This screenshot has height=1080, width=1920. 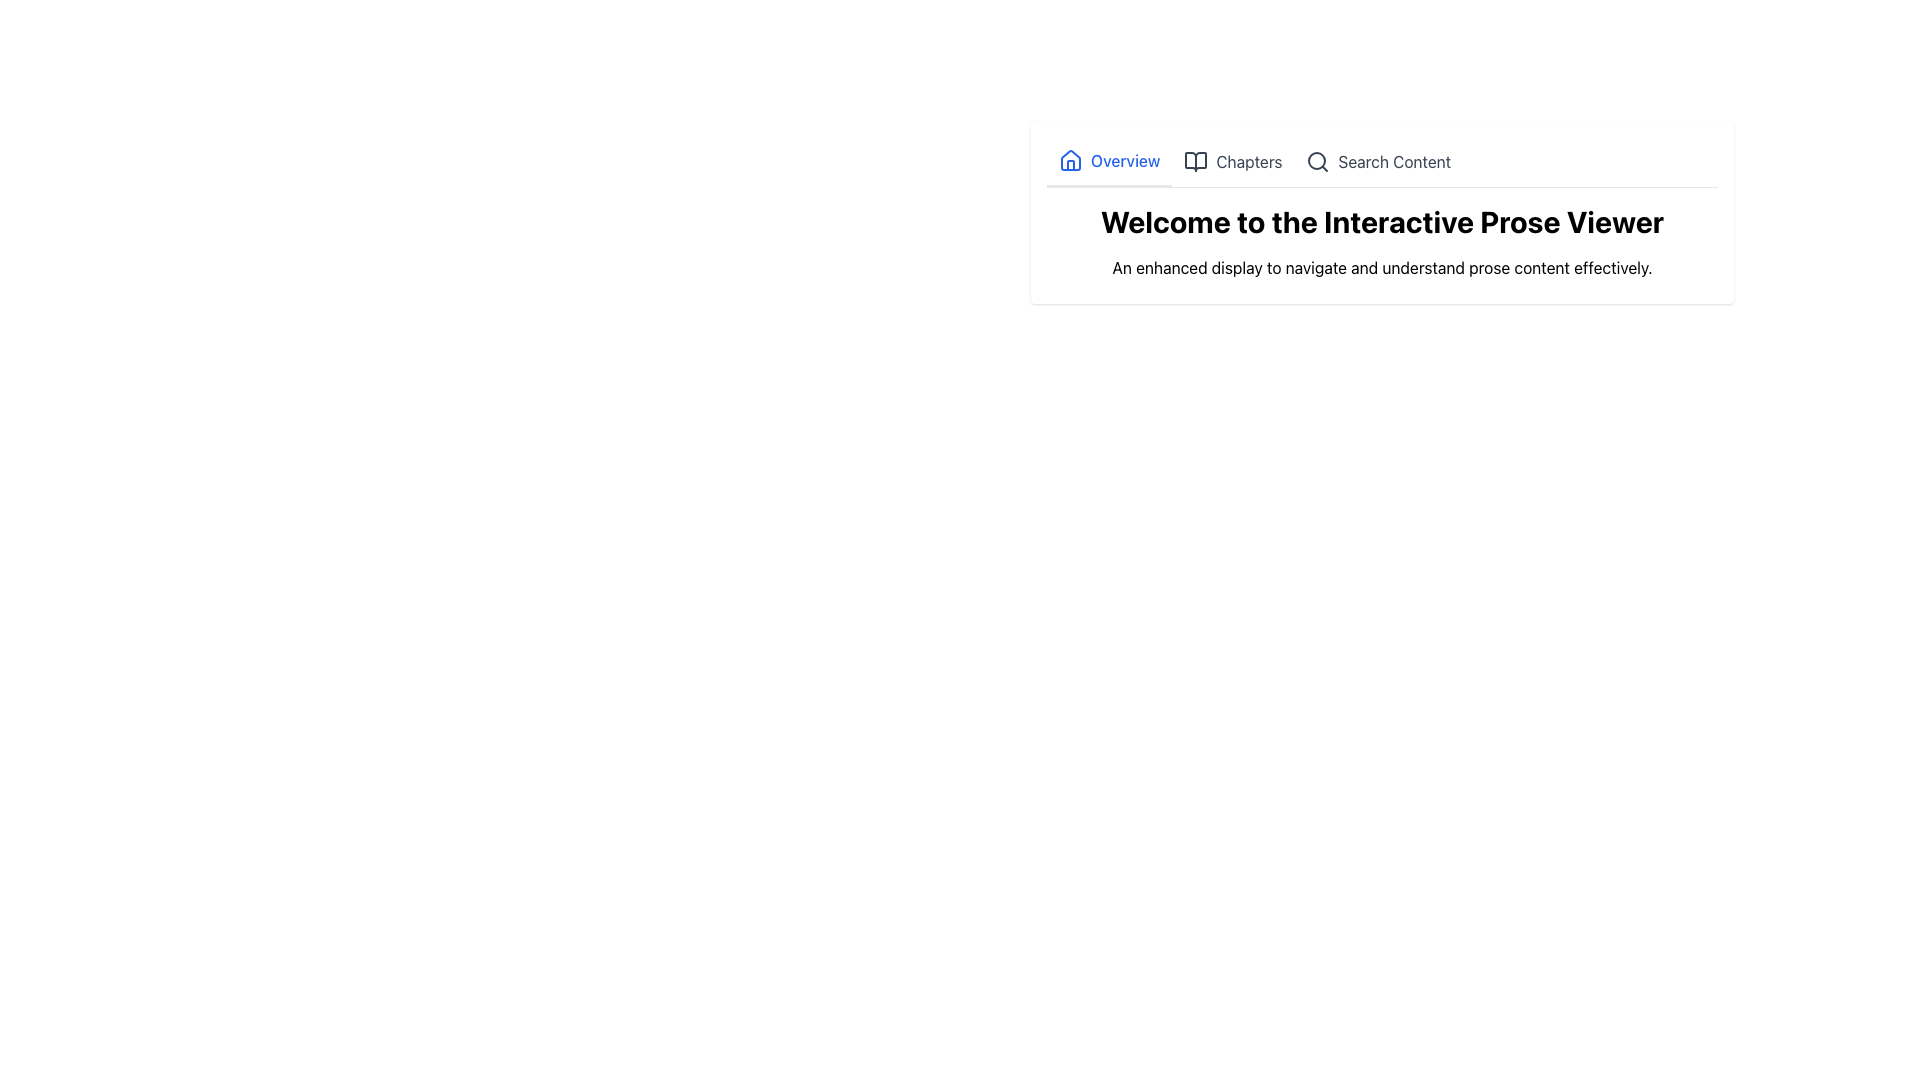 I want to click on the text block that features a prominent heading 'Welcome to the Interactive Prose Viewer' and subtext 'An enhanced display to navigate and understand prose content effectively.', so click(x=1381, y=212).